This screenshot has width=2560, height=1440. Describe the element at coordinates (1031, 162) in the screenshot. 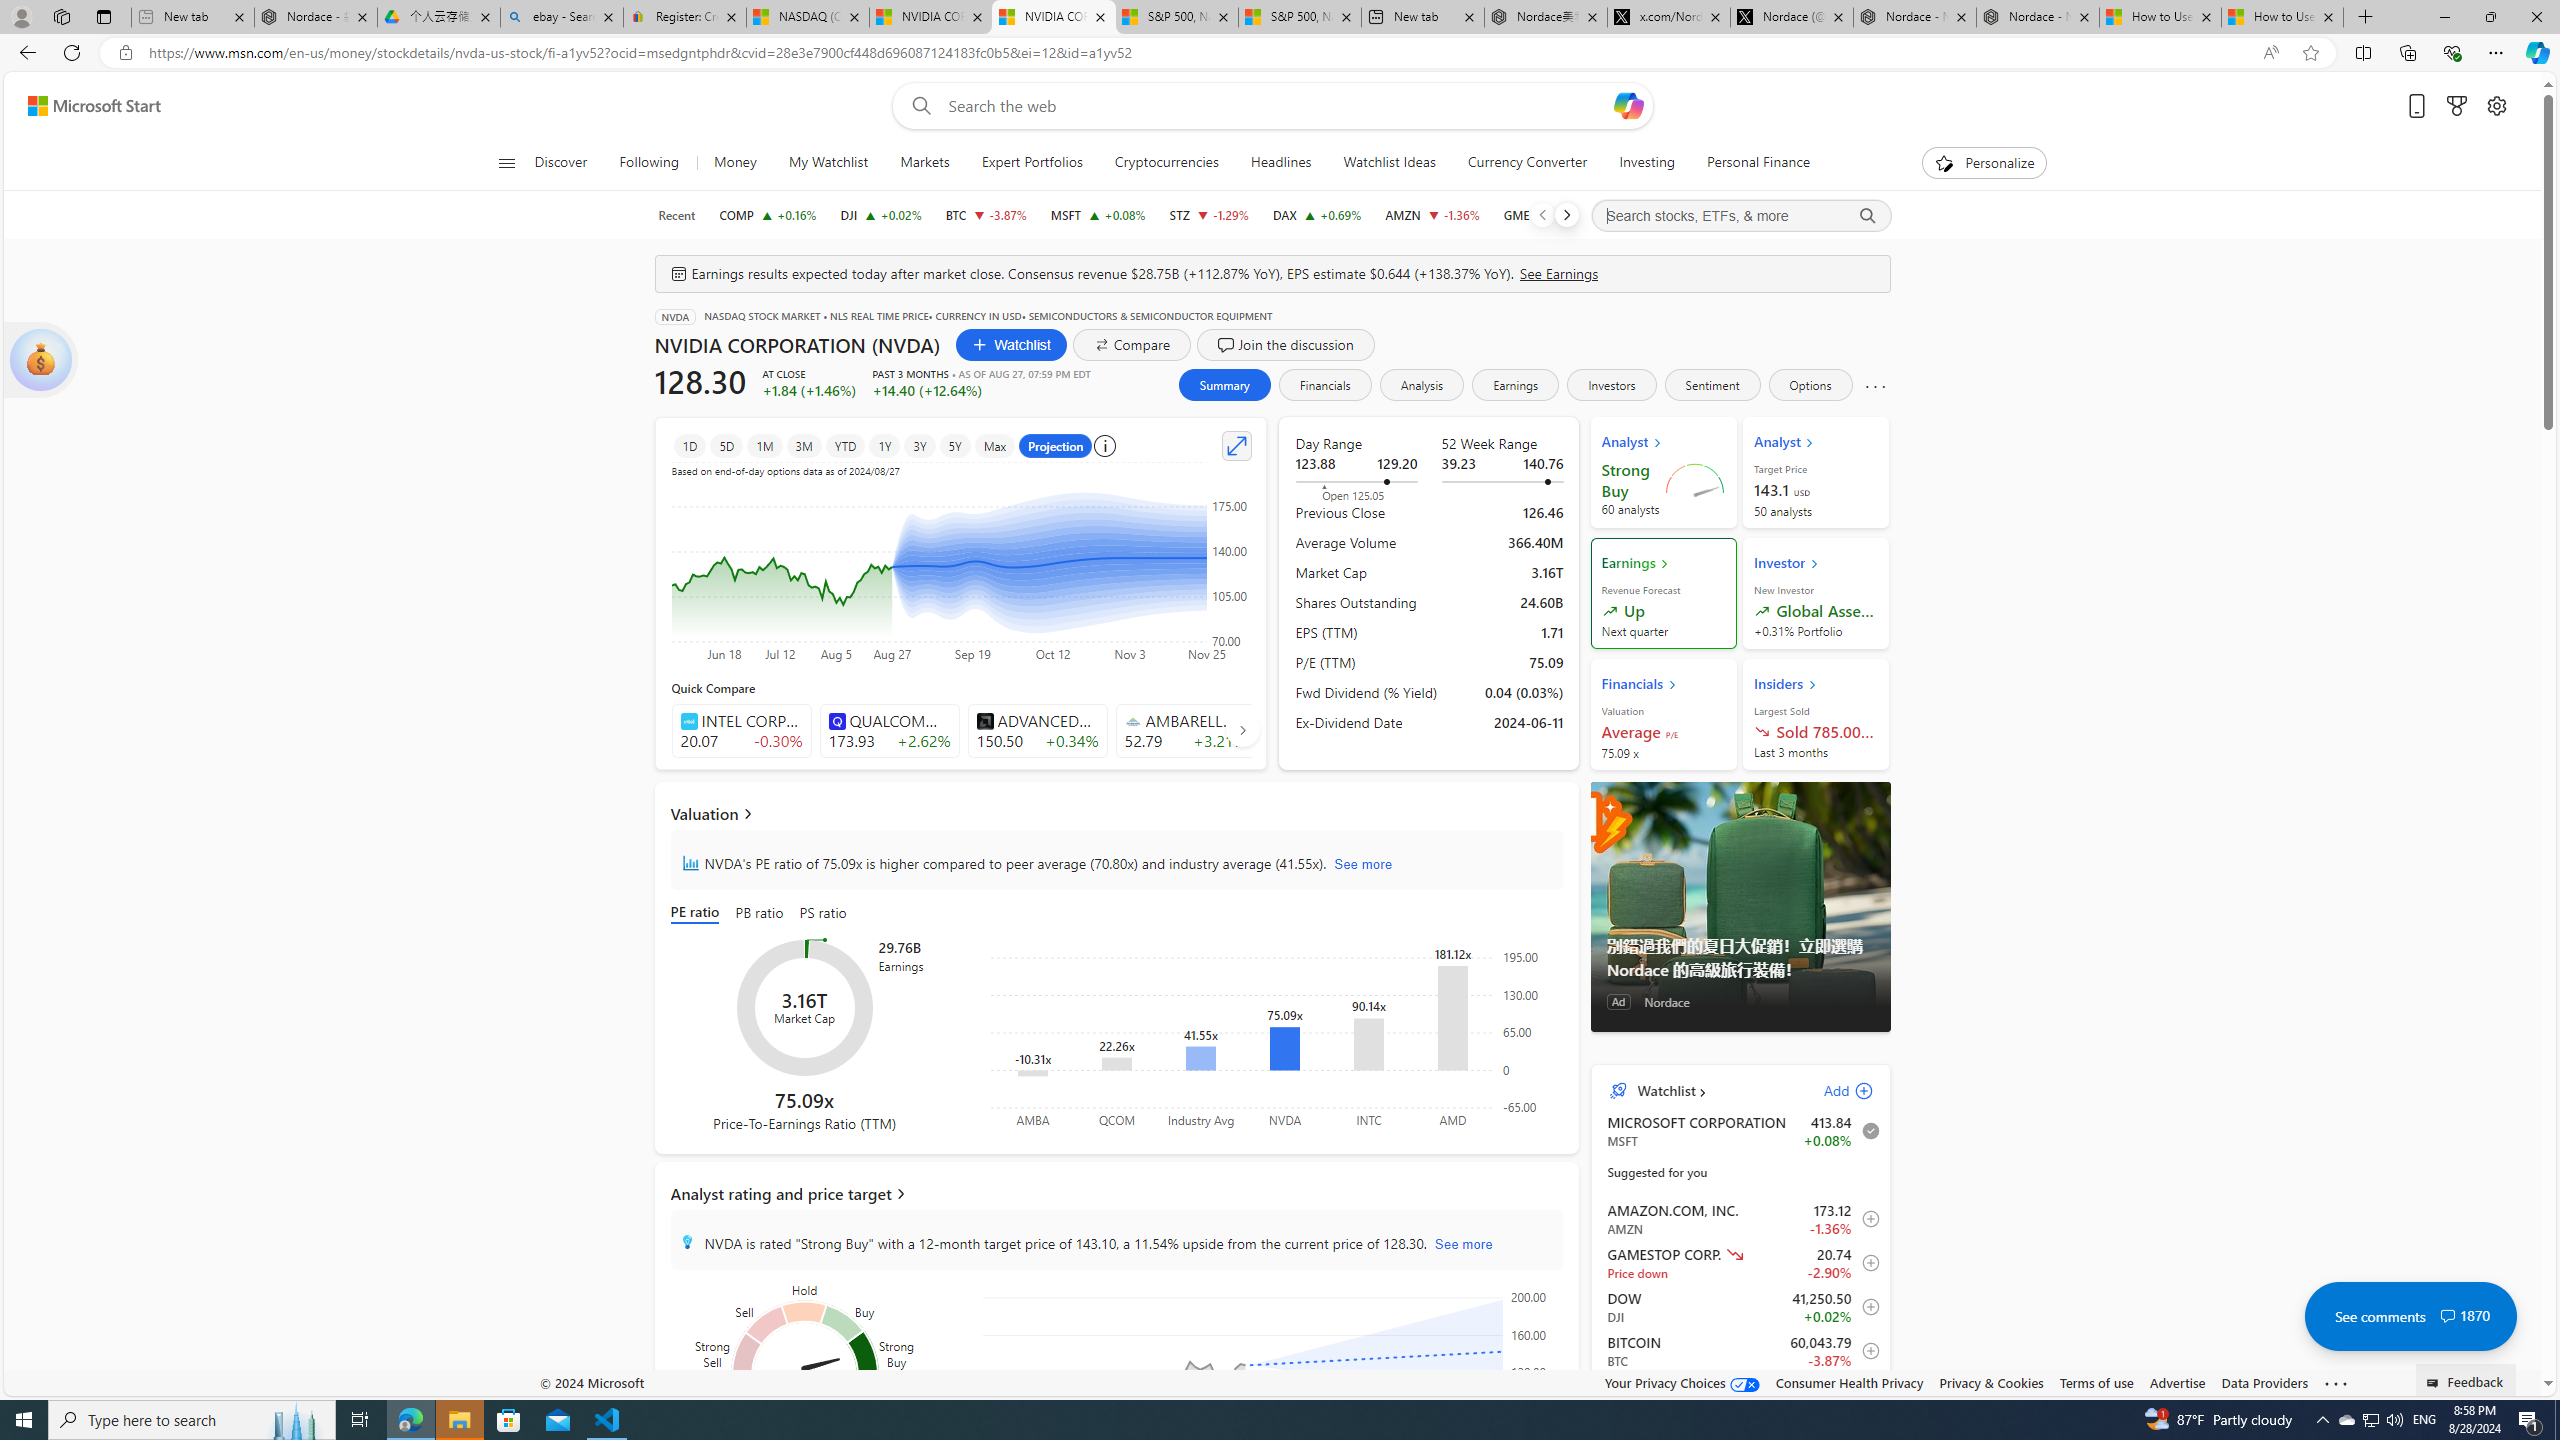

I see `'Expert Portfolios'` at that location.